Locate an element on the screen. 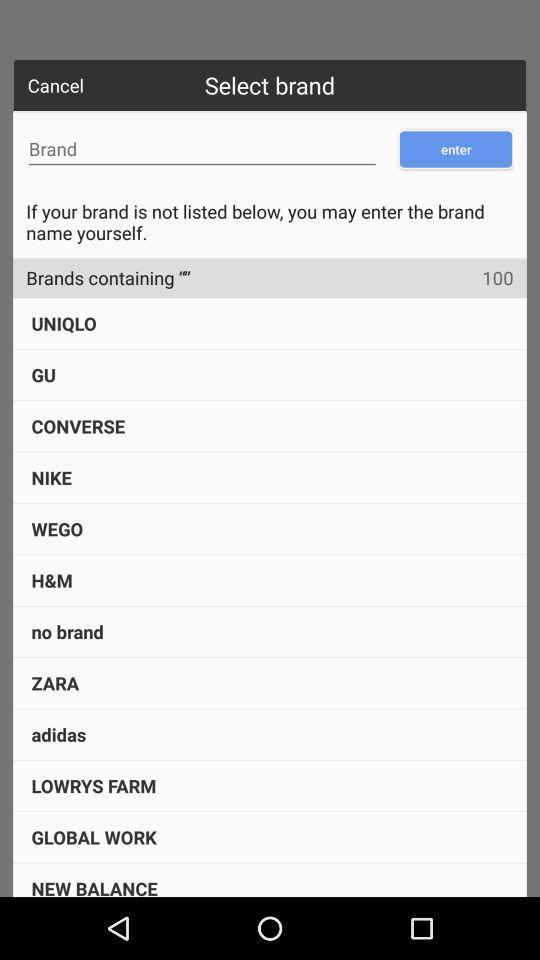  wego item is located at coordinates (57, 528).